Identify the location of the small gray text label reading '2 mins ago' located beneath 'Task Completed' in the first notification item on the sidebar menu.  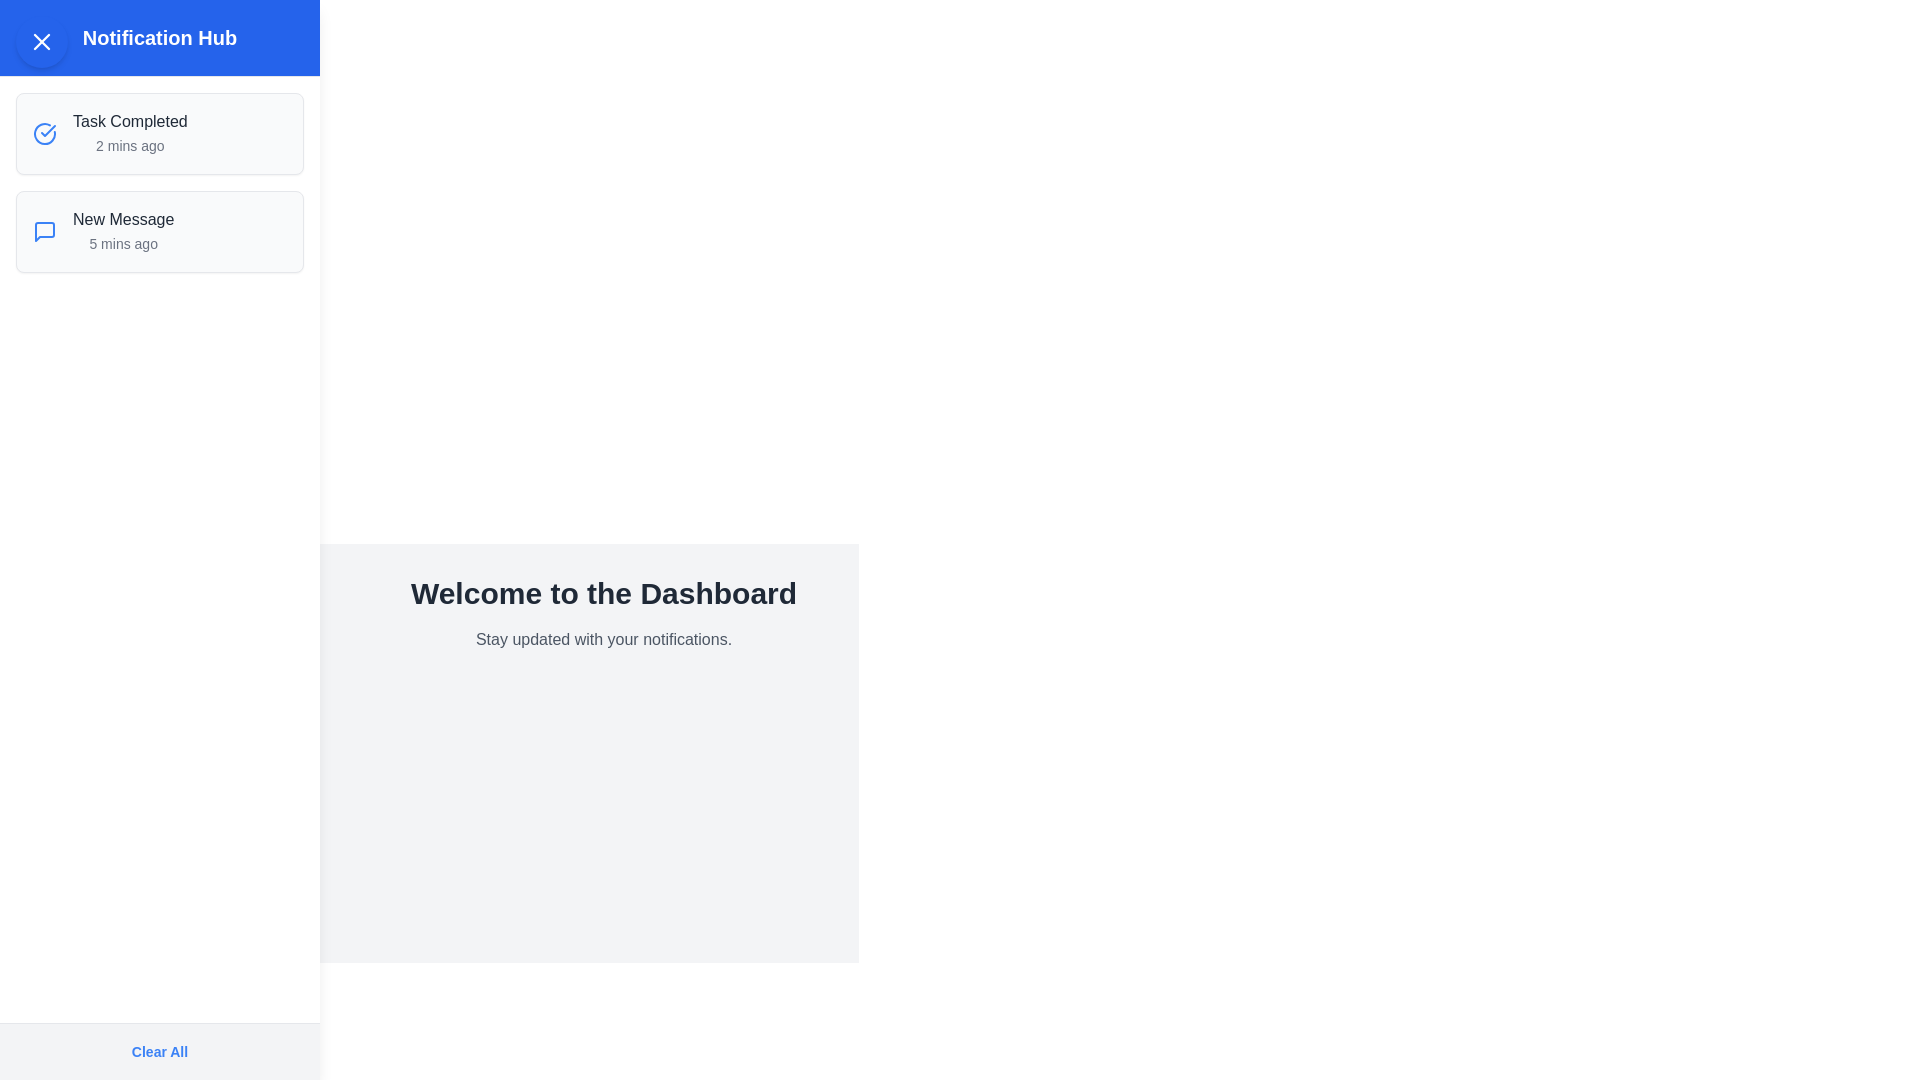
(129, 145).